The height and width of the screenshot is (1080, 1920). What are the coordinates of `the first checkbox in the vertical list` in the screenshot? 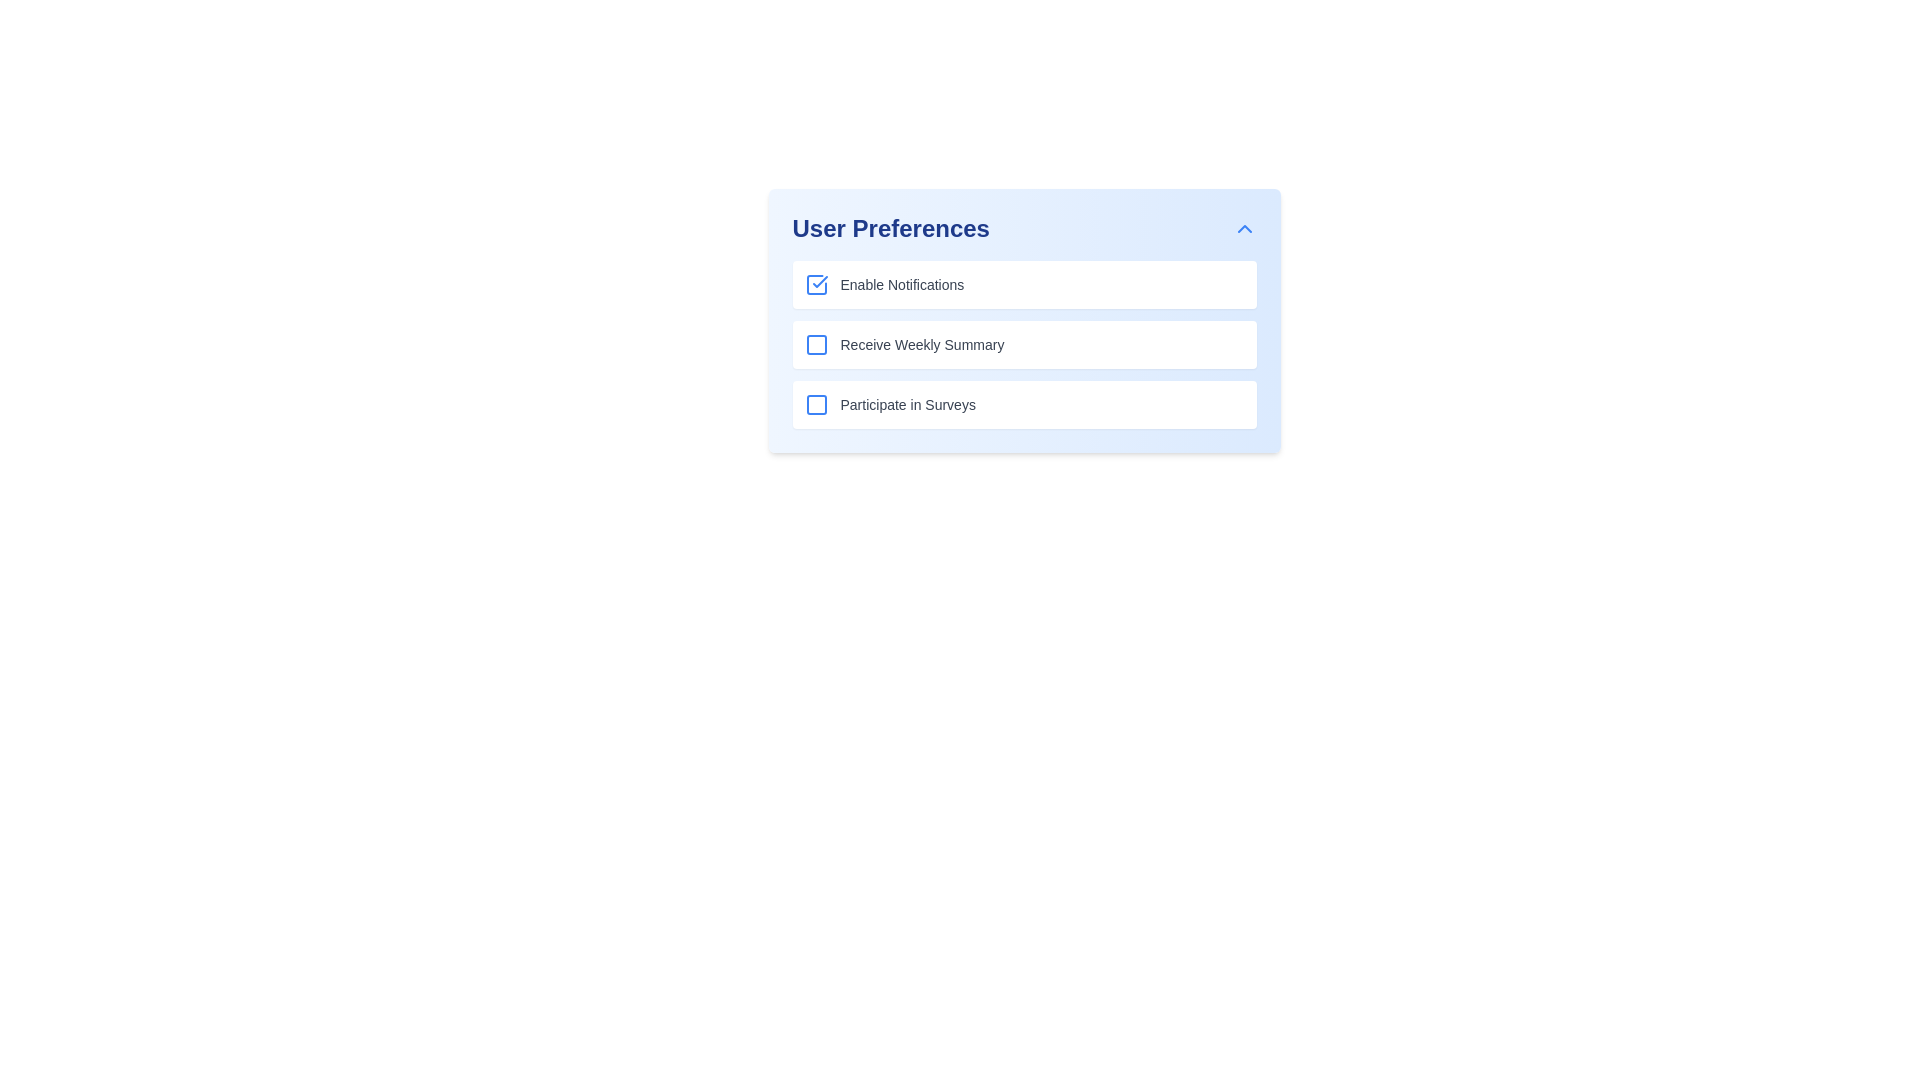 It's located at (1024, 285).